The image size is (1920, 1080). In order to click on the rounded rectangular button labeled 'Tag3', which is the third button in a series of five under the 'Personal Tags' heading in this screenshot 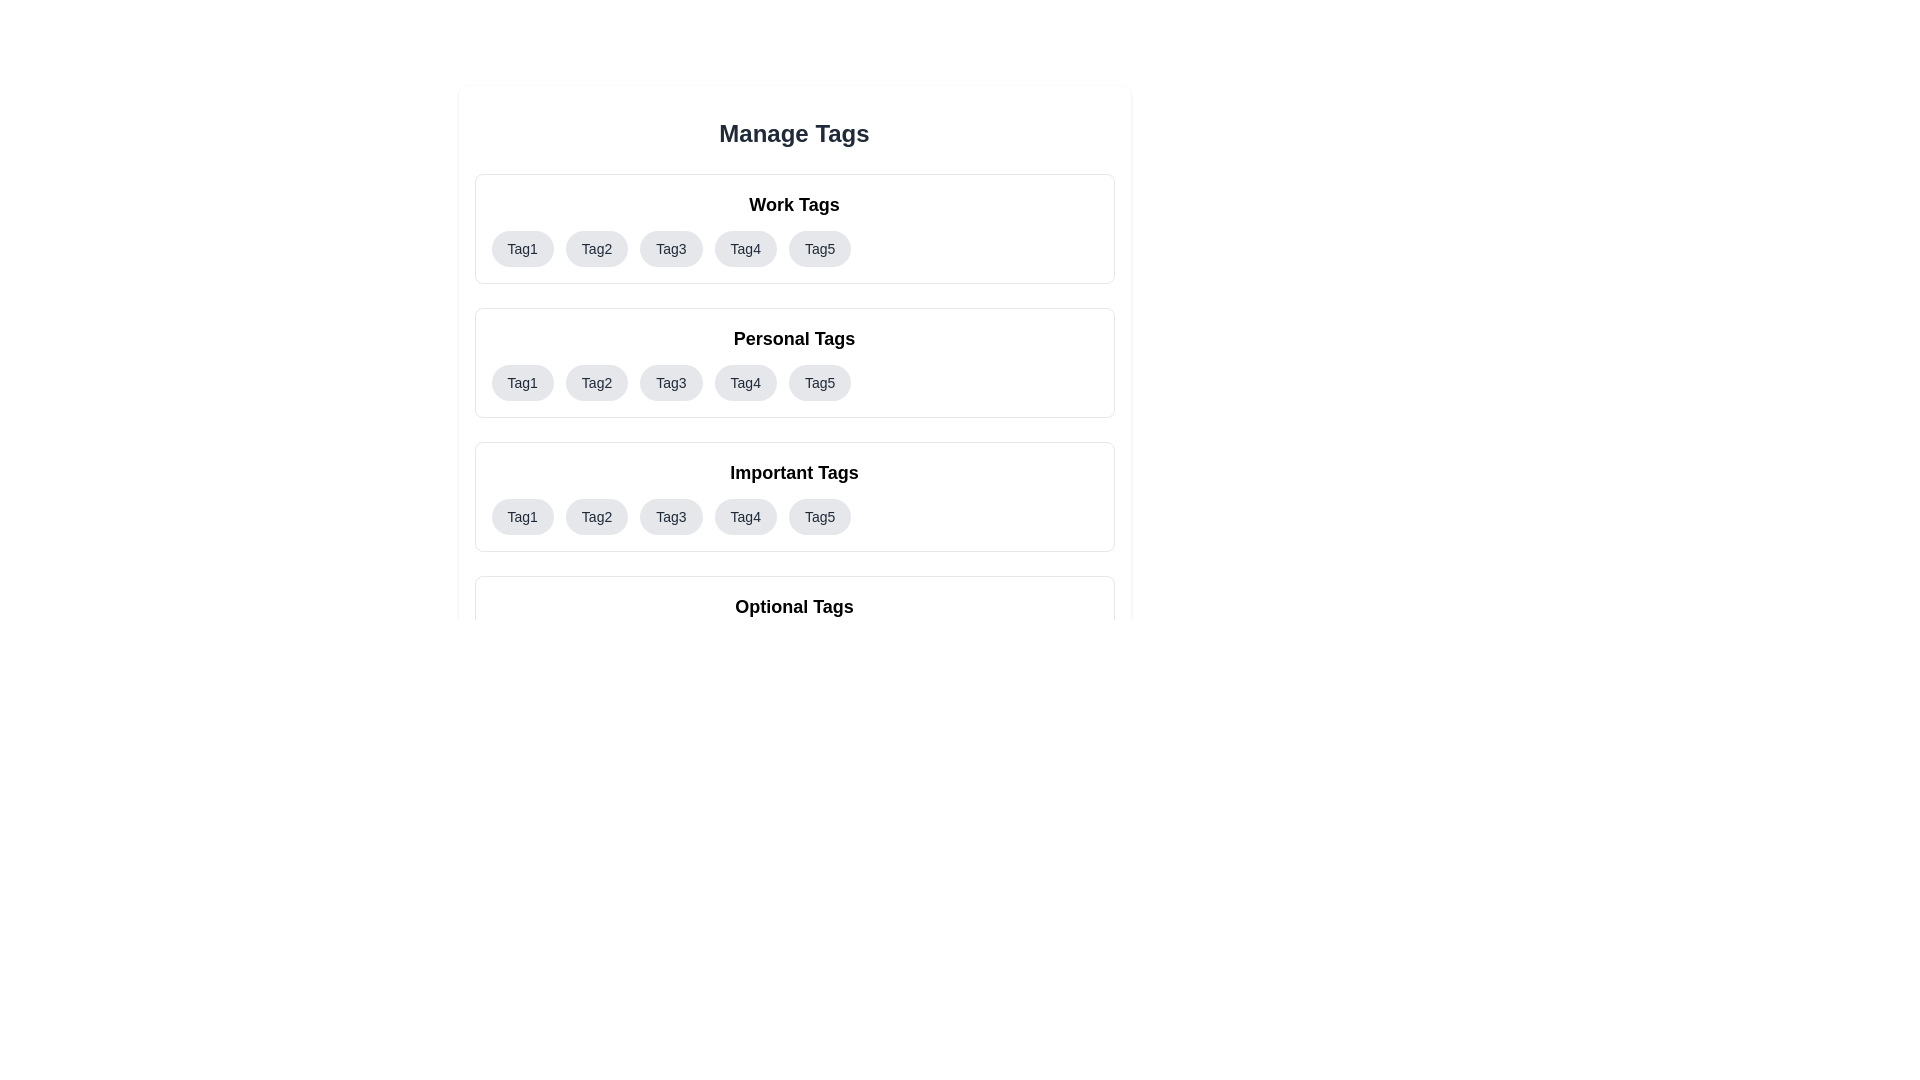, I will do `click(671, 382)`.